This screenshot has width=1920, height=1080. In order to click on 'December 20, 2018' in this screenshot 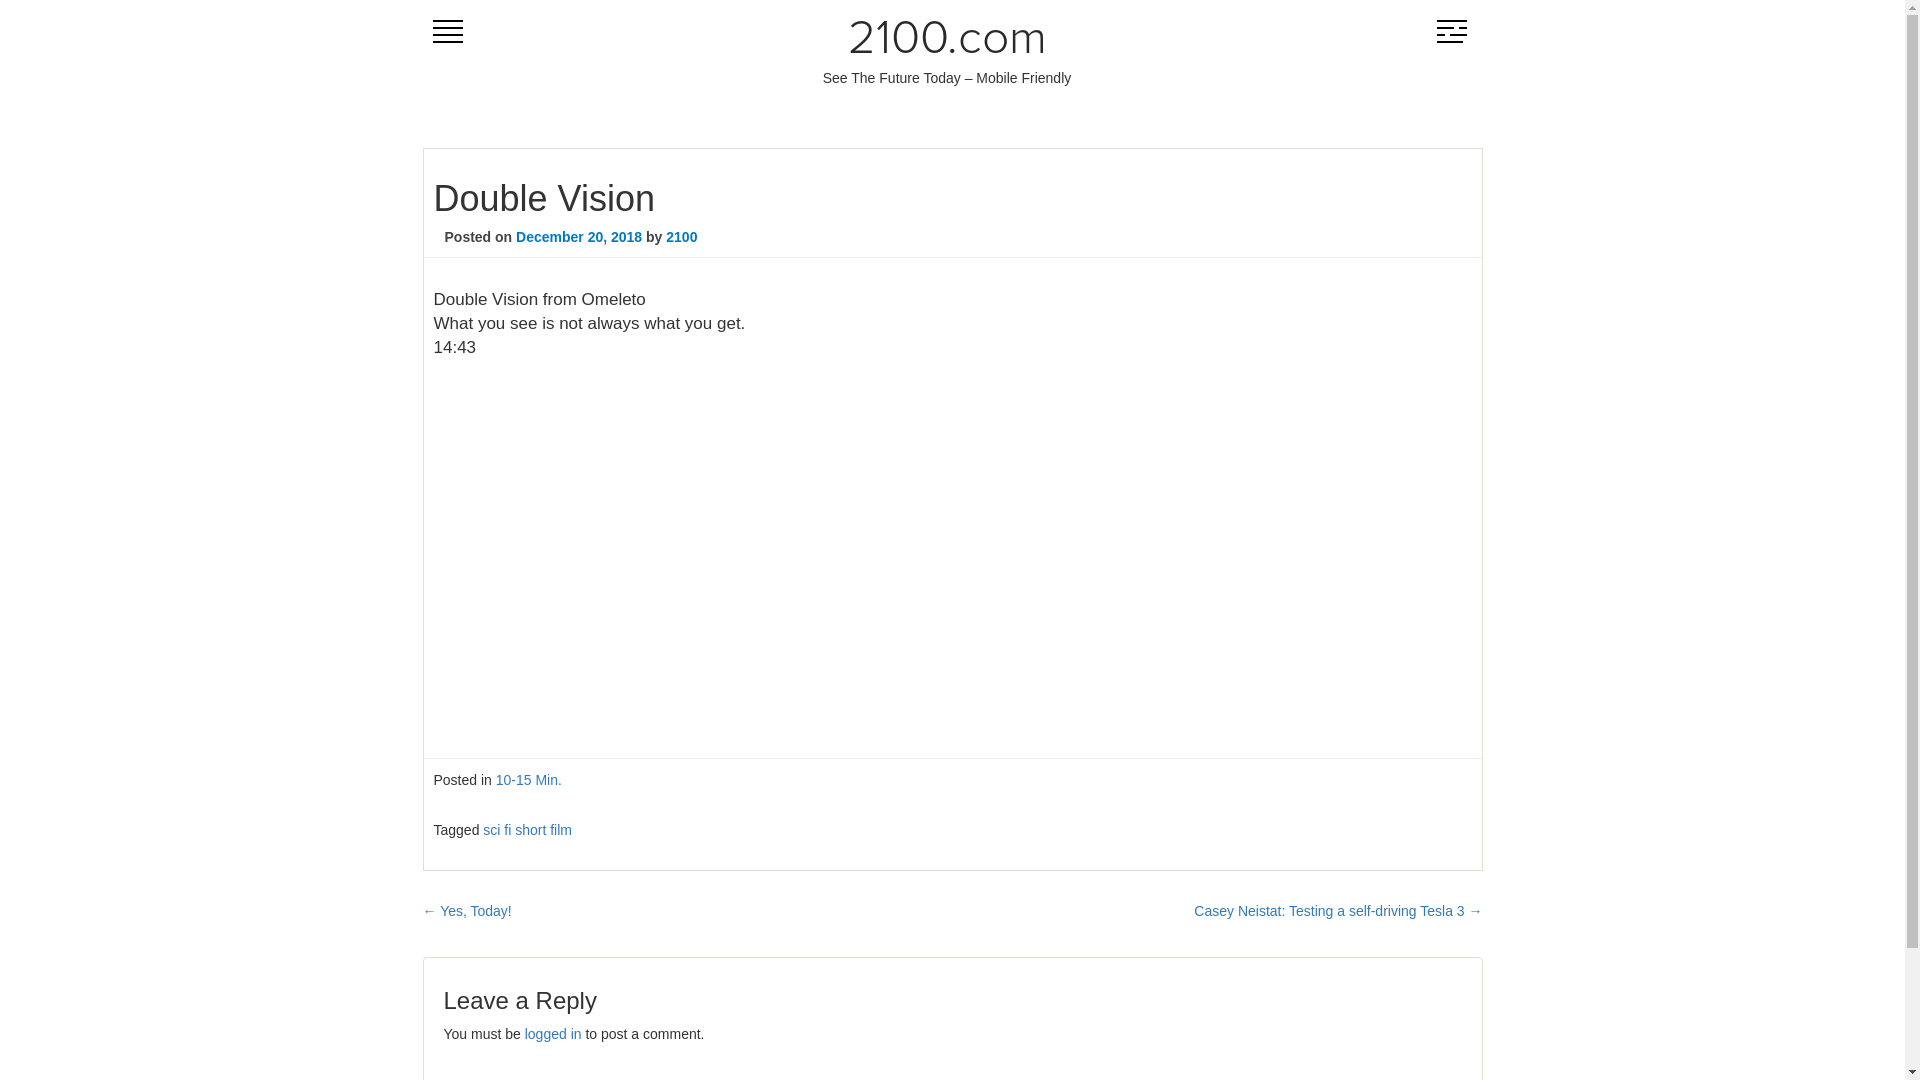, I will do `click(515, 235)`.